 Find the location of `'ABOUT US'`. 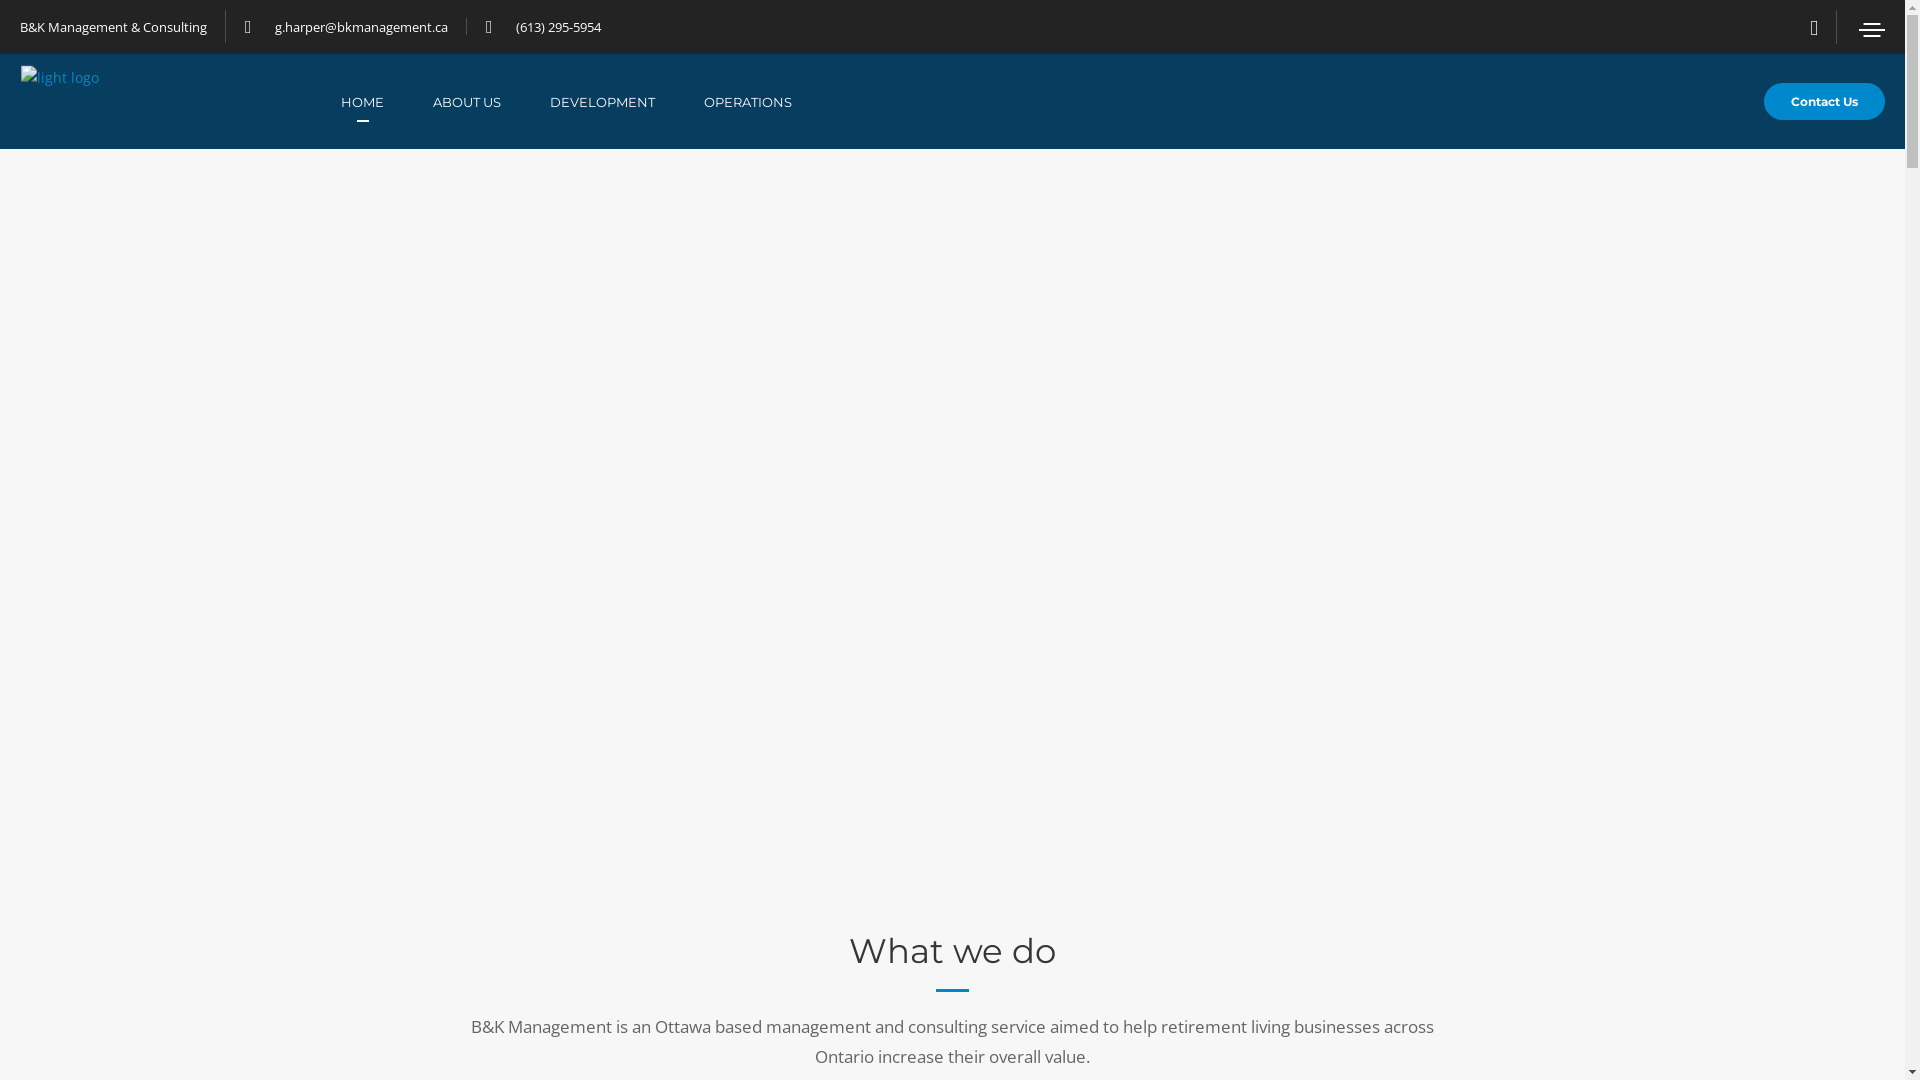

'ABOUT US' is located at coordinates (491, 101).